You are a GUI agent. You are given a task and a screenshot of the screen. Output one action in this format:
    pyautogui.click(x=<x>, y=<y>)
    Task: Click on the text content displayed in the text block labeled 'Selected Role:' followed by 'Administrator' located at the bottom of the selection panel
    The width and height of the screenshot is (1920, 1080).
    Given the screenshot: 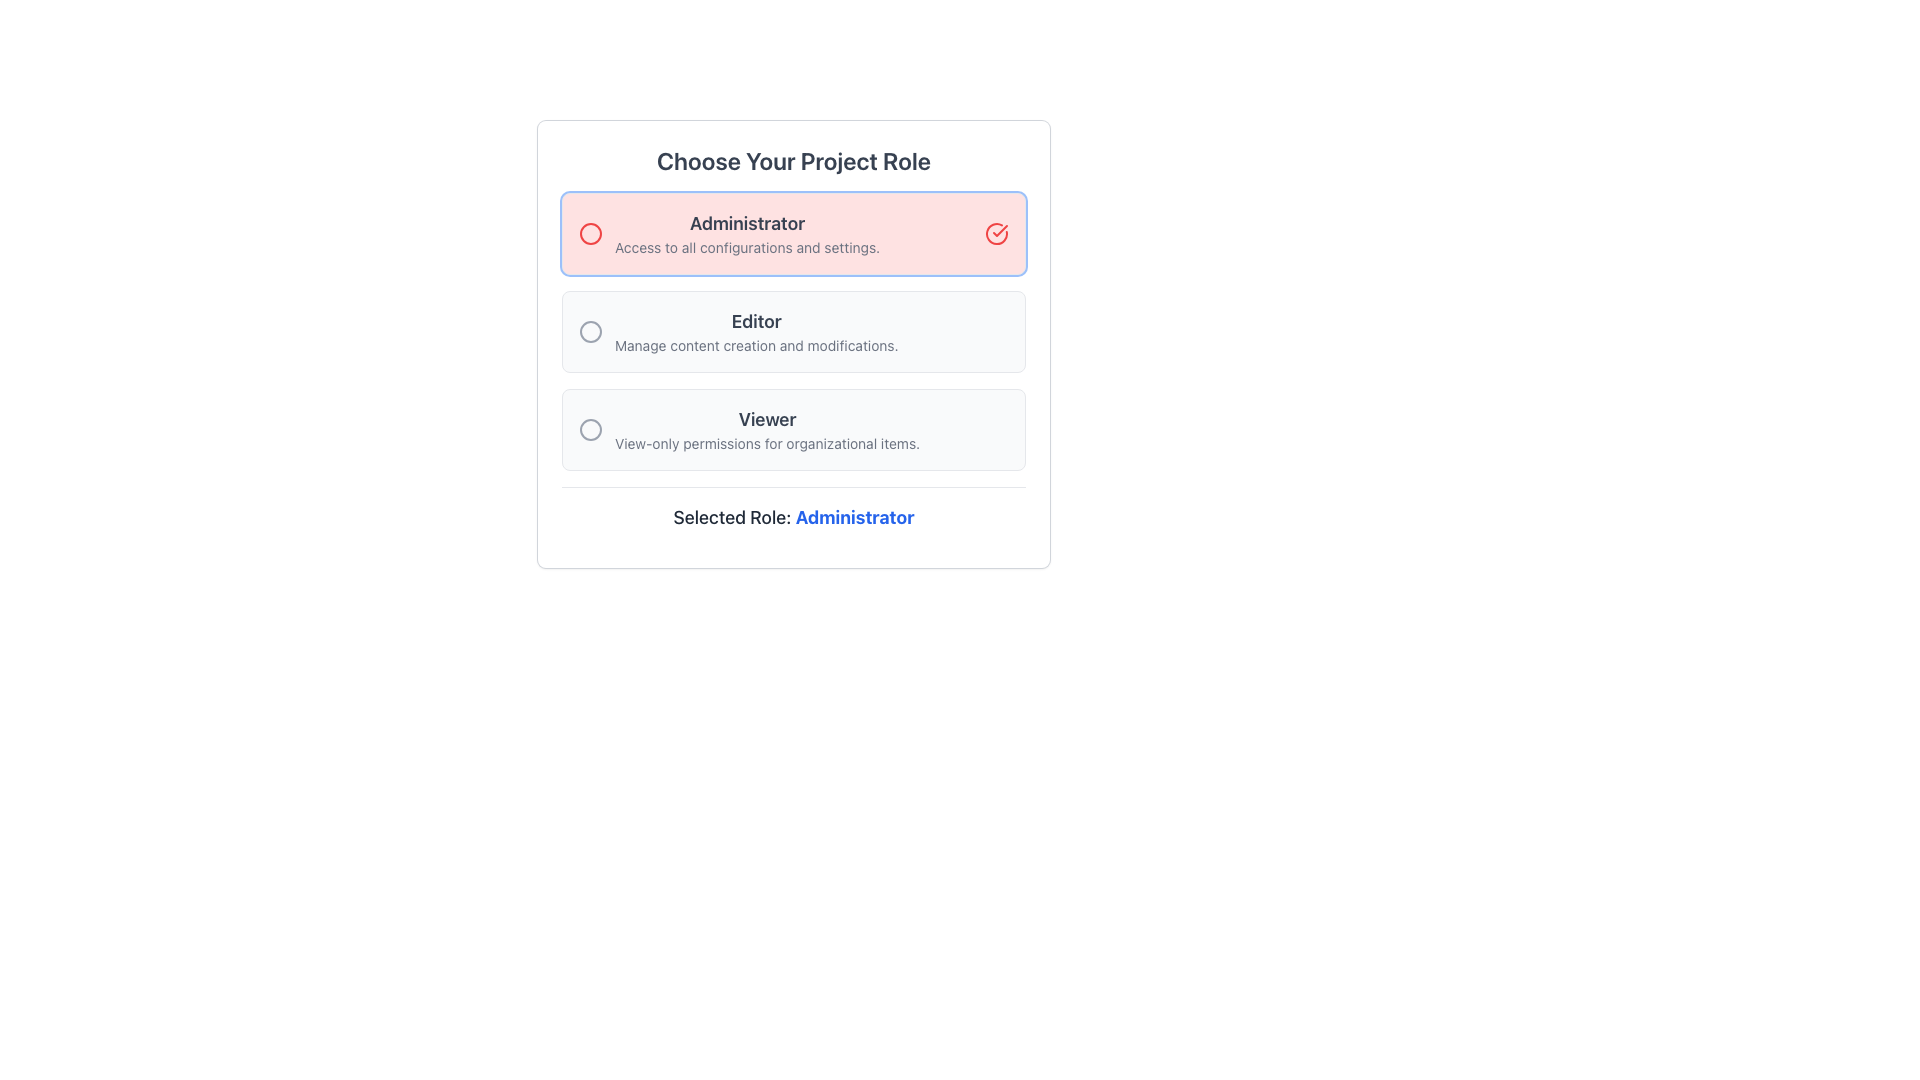 What is the action you would take?
    pyautogui.click(x=792, y=514)
    